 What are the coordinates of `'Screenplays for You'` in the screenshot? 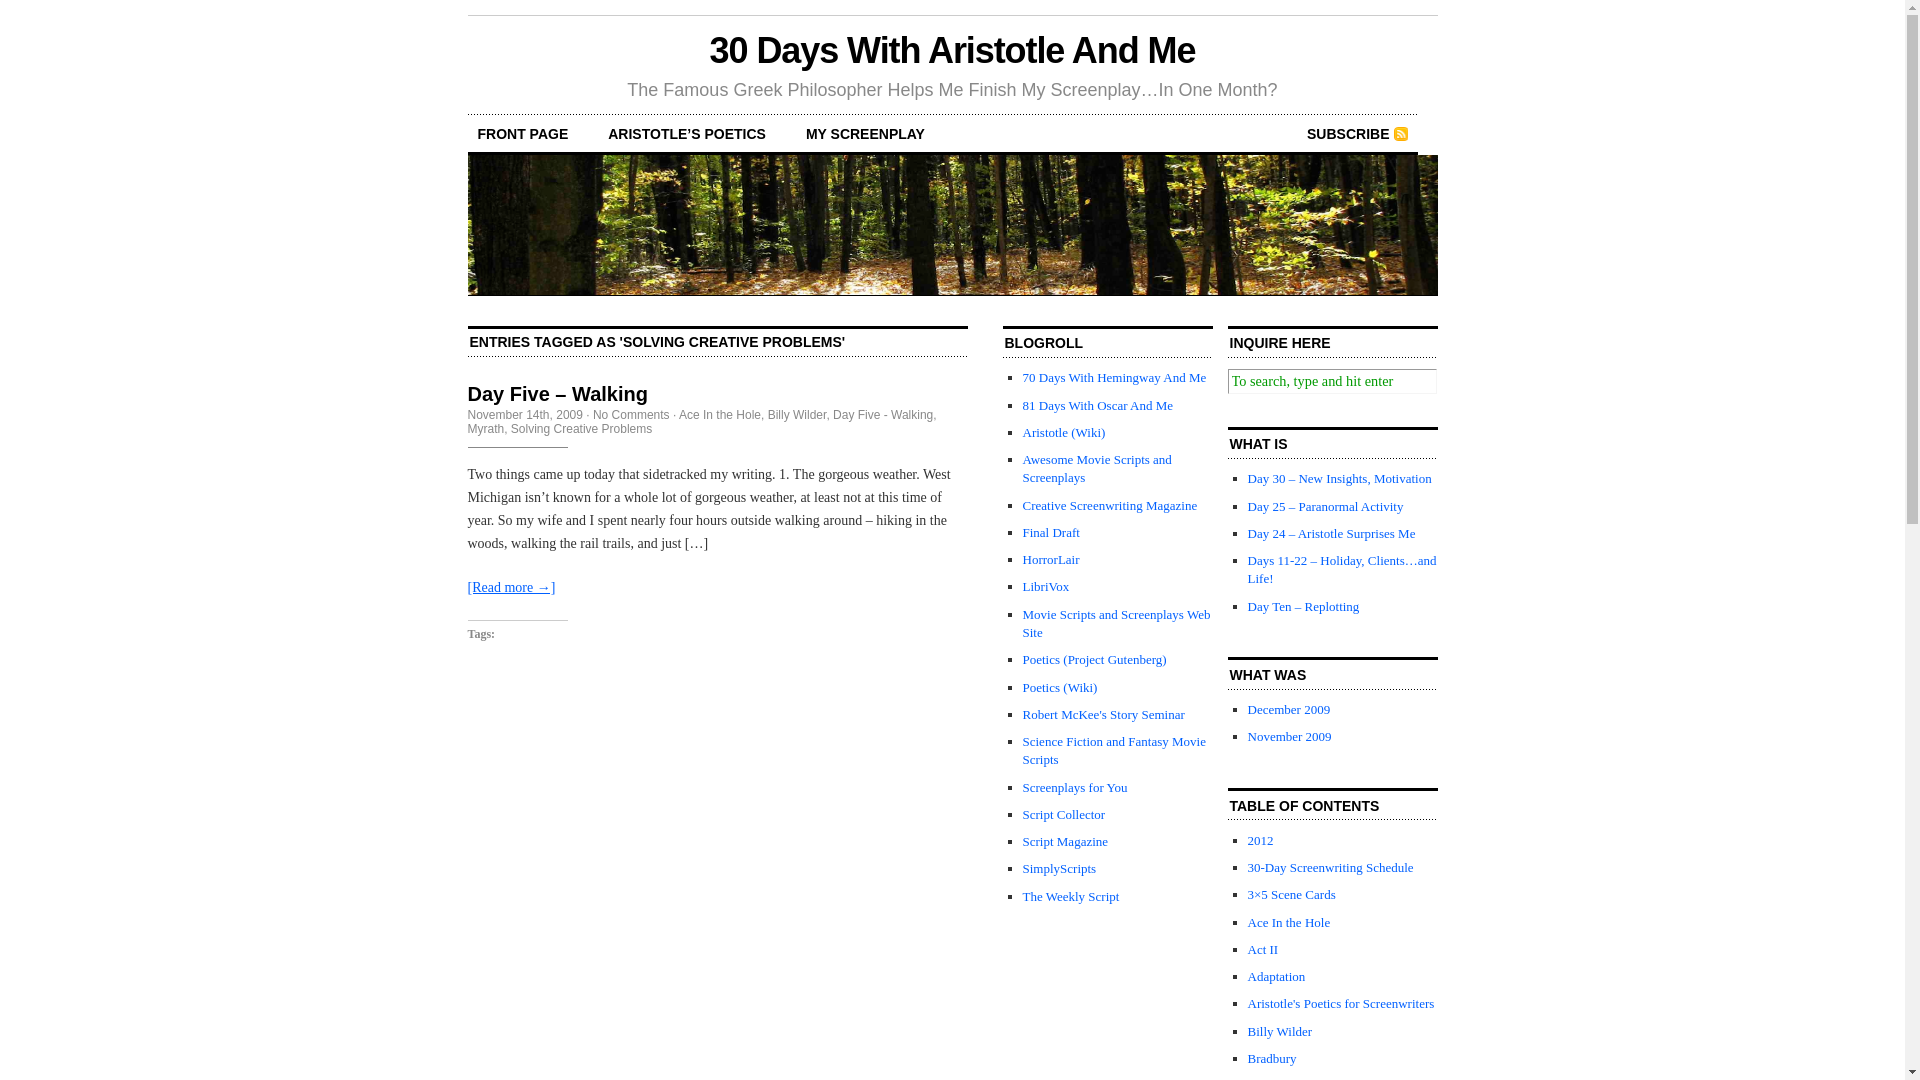 It's located at (1073, 786).